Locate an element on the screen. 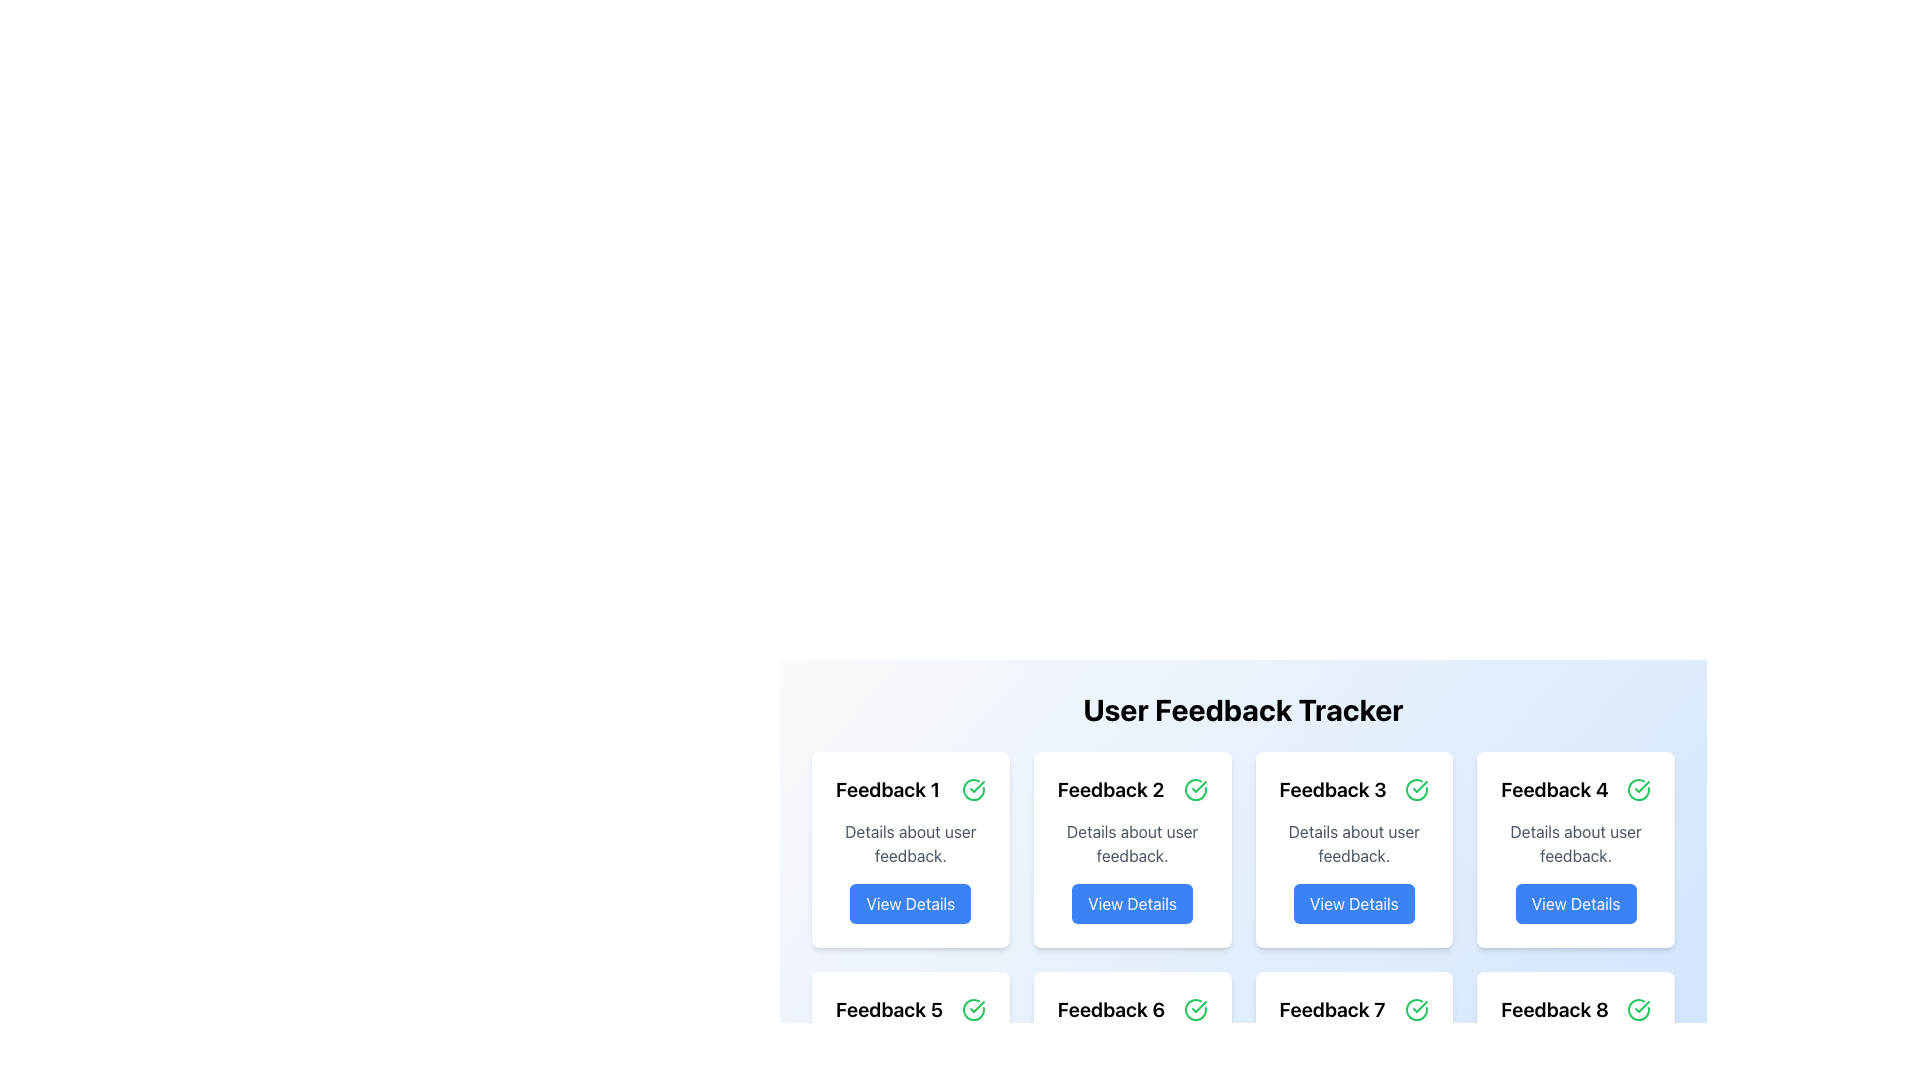 This screenshot has width=1920, height=1080. the green checkmark icon indicating a completed status, located within the SVG element near the top-right corner of the 'Feedback 2' card is located at coordinates (977, 785).